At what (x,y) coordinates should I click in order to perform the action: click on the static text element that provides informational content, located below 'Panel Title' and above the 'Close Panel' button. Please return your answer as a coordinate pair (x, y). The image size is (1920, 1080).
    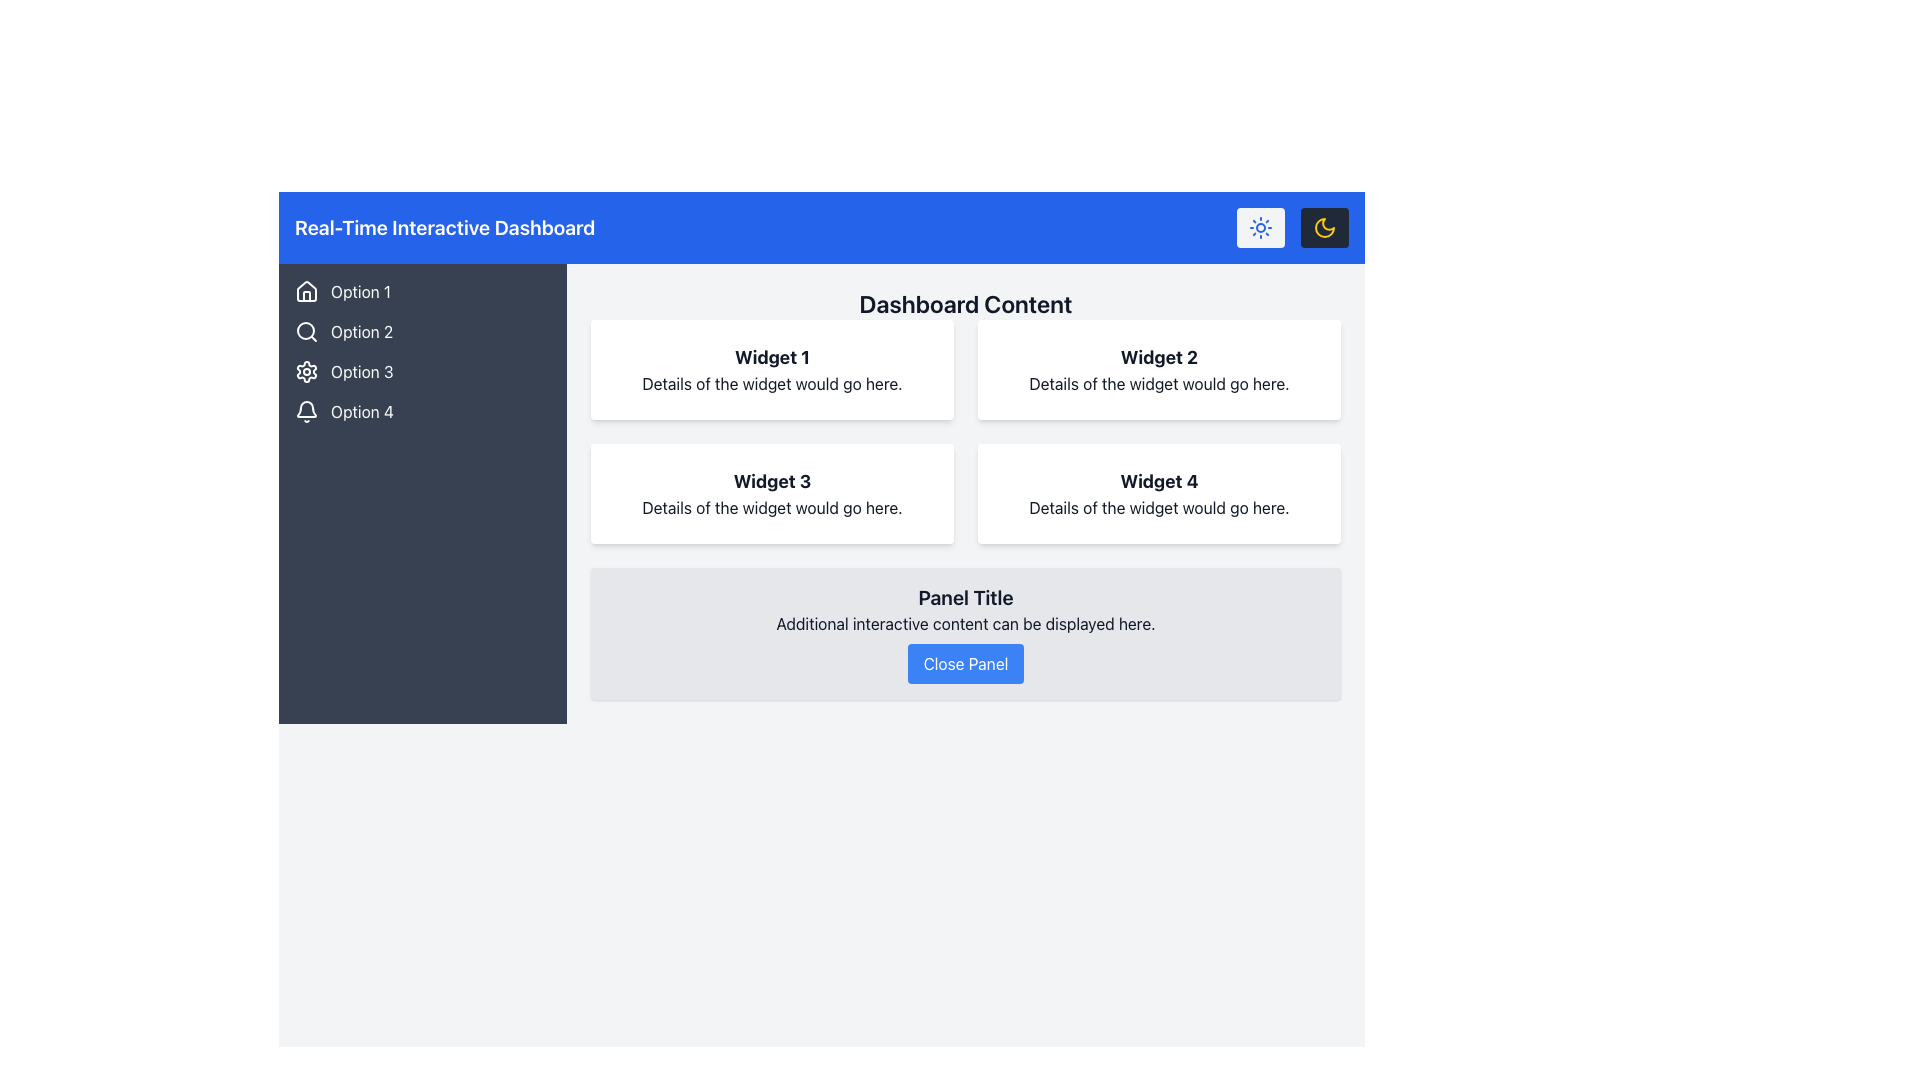
    Looking at the image, I should click on (965, 623).